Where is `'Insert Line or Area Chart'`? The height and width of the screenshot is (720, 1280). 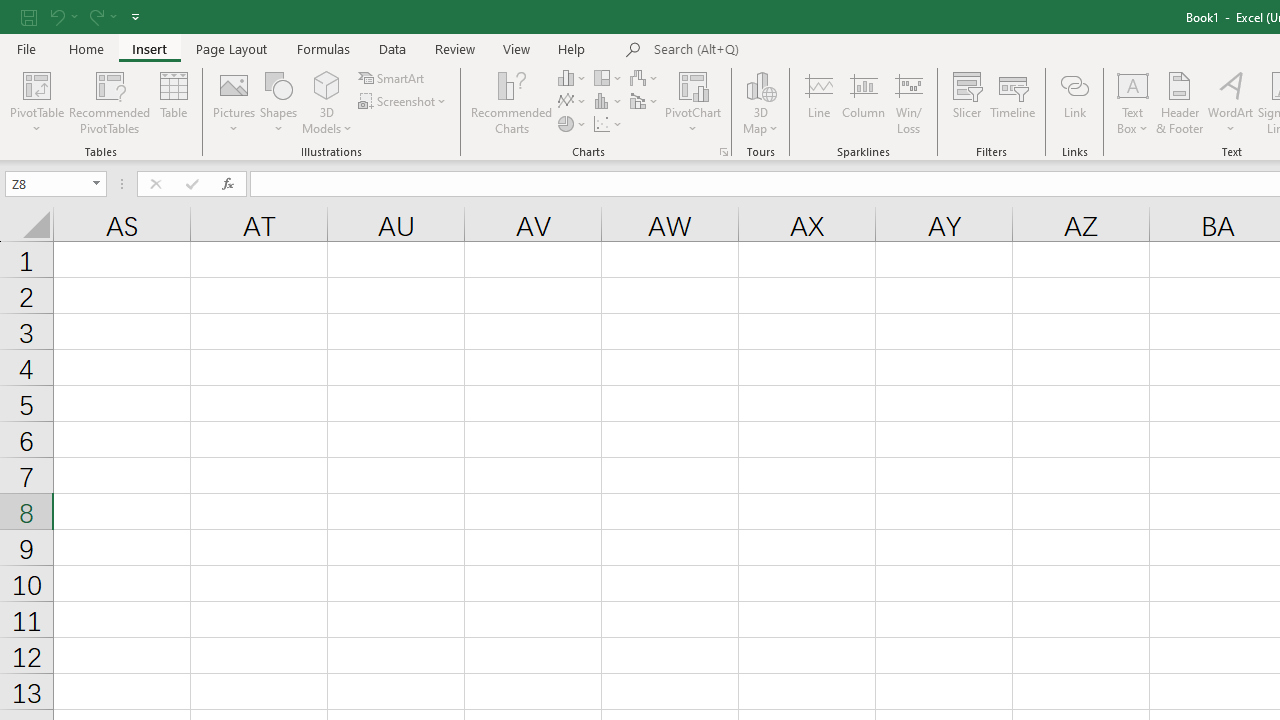
'Insert Line or Area Chart' is located at coordinates (572, 101).